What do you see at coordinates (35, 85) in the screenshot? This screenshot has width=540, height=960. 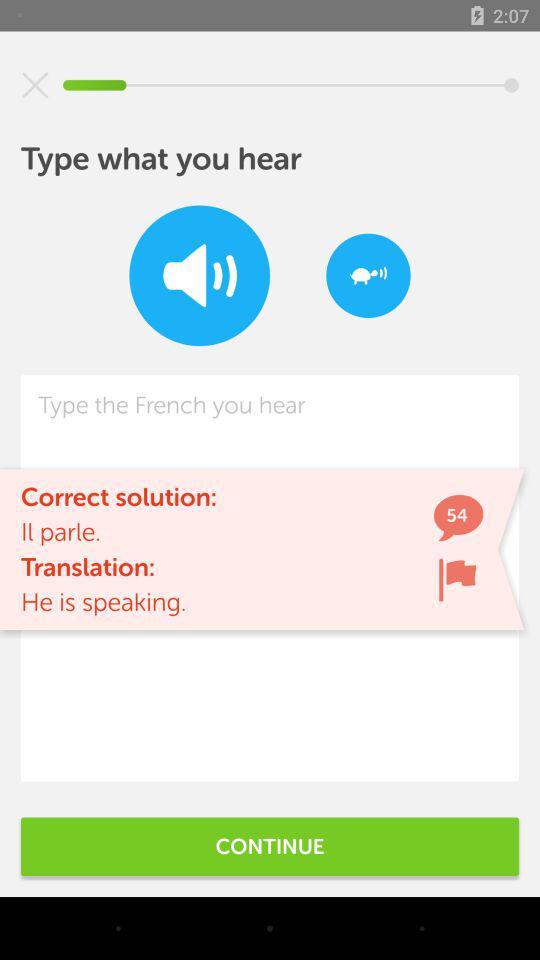 I see `icon above type what you icon` at bounding box center [35, 85].